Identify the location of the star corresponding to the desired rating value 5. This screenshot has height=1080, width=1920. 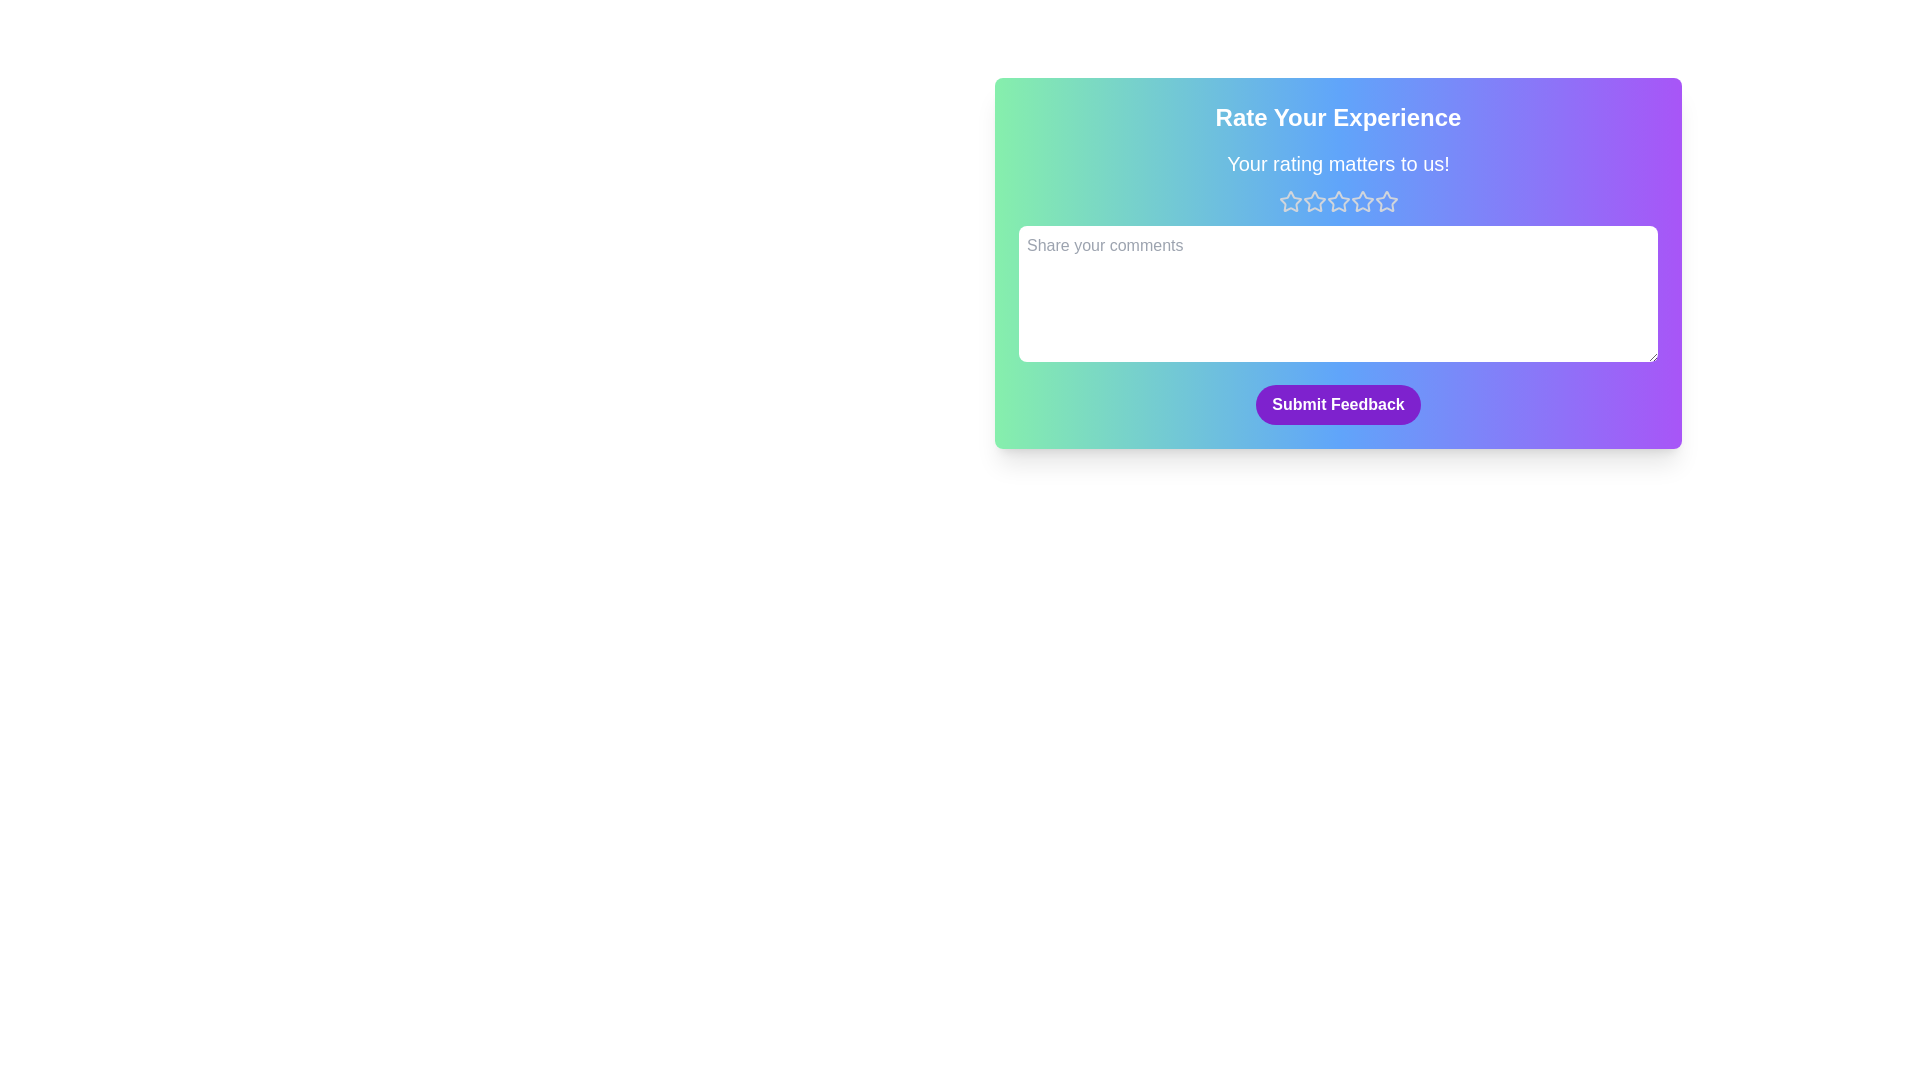
(1385, 201).